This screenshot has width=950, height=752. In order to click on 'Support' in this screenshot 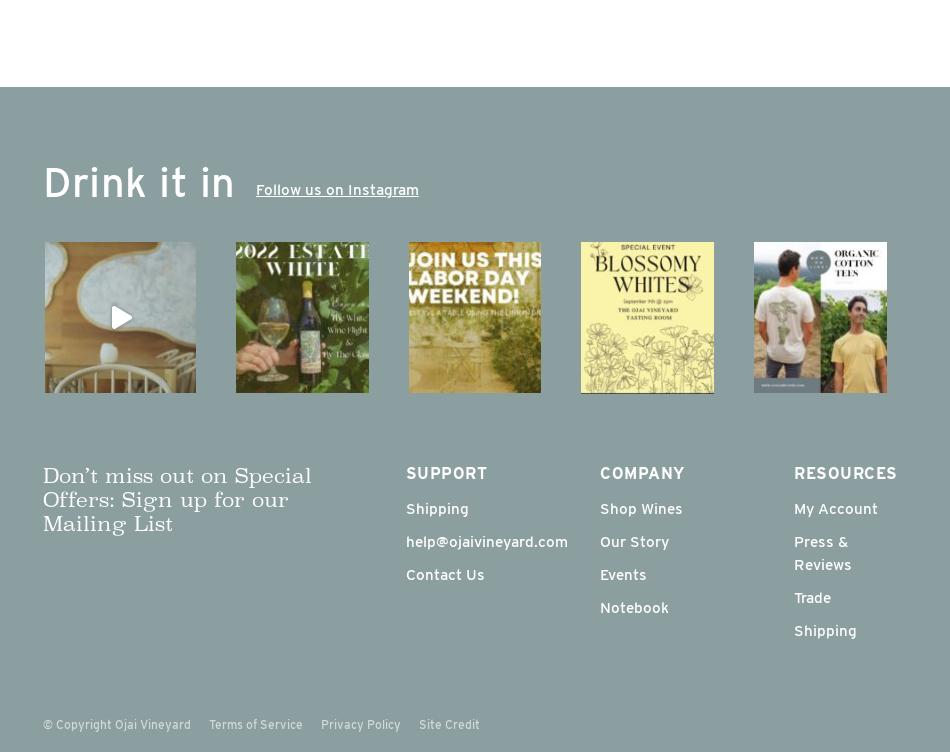, I will do `click(445, 472)`.